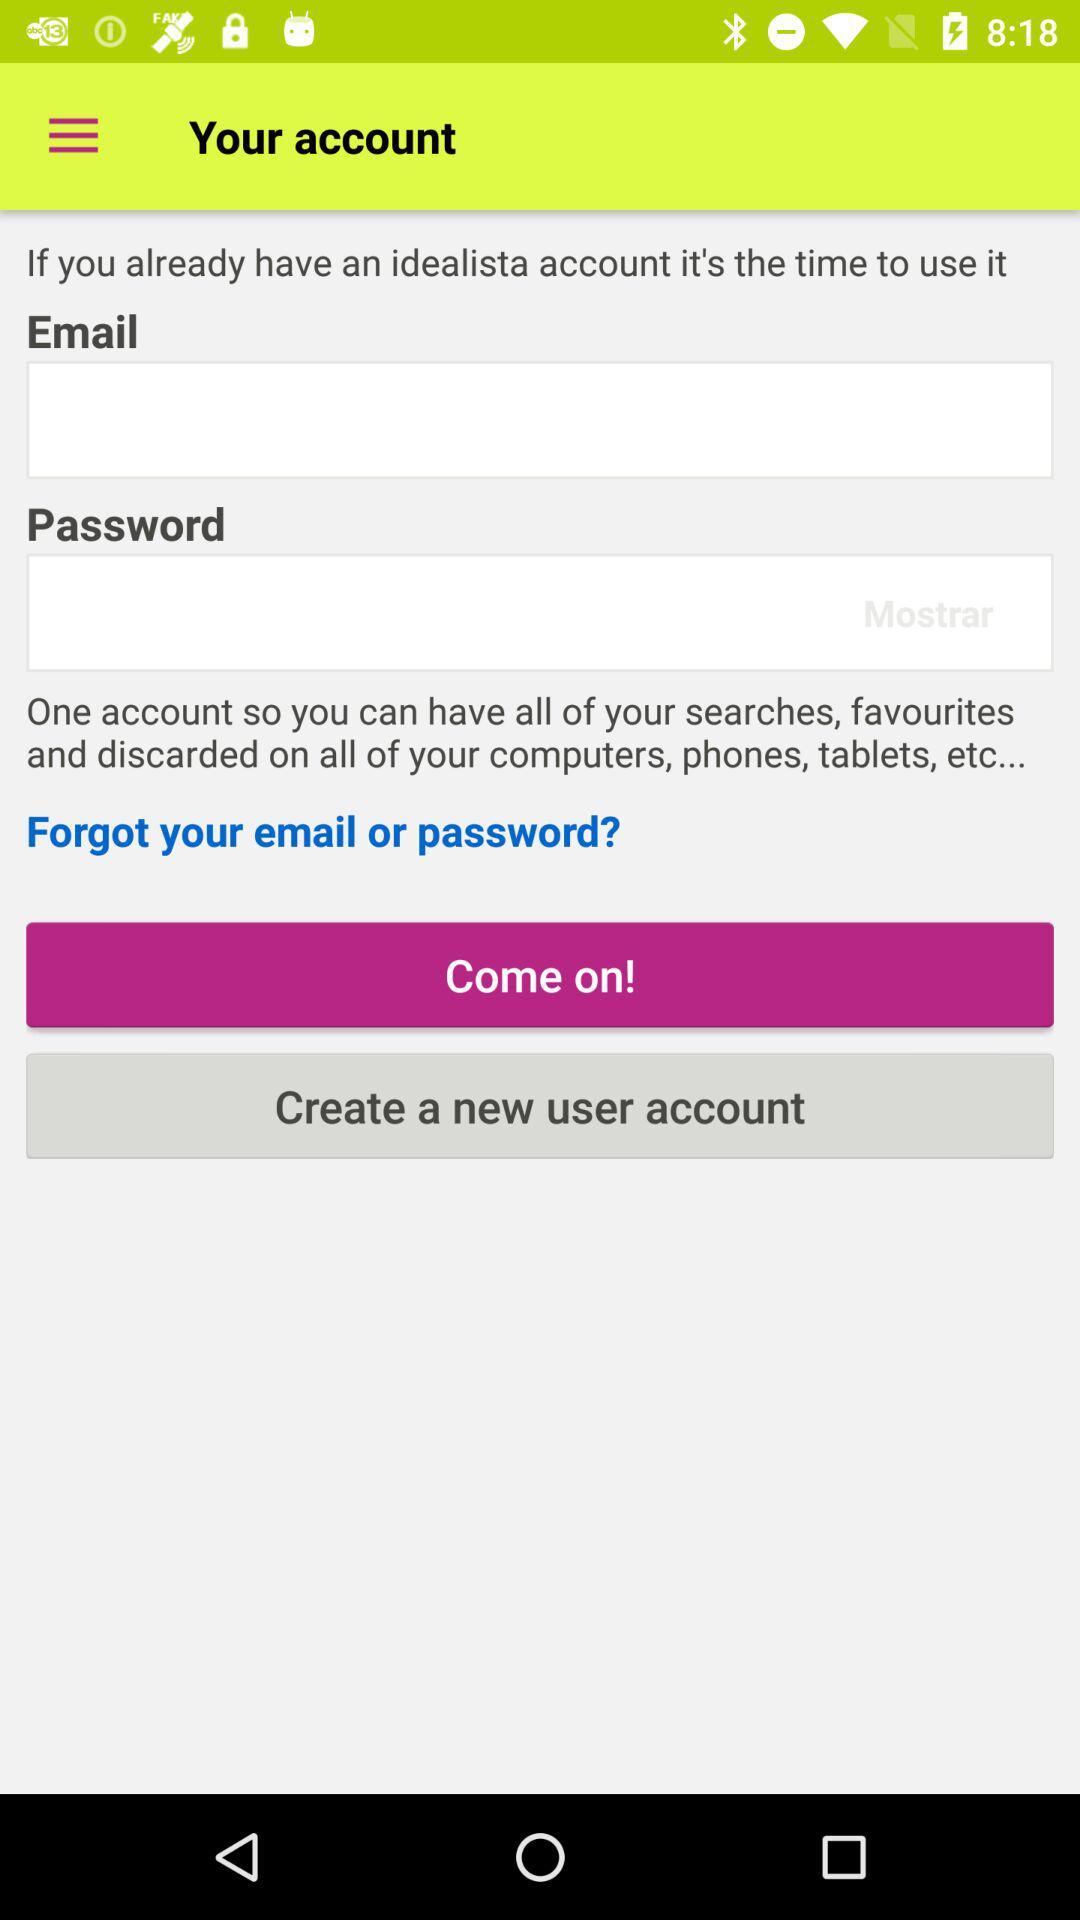  What do you see at coordinates (928, 611) in the screenshot?
I see `the item above one account so icon` at bounding box center [928, 611].